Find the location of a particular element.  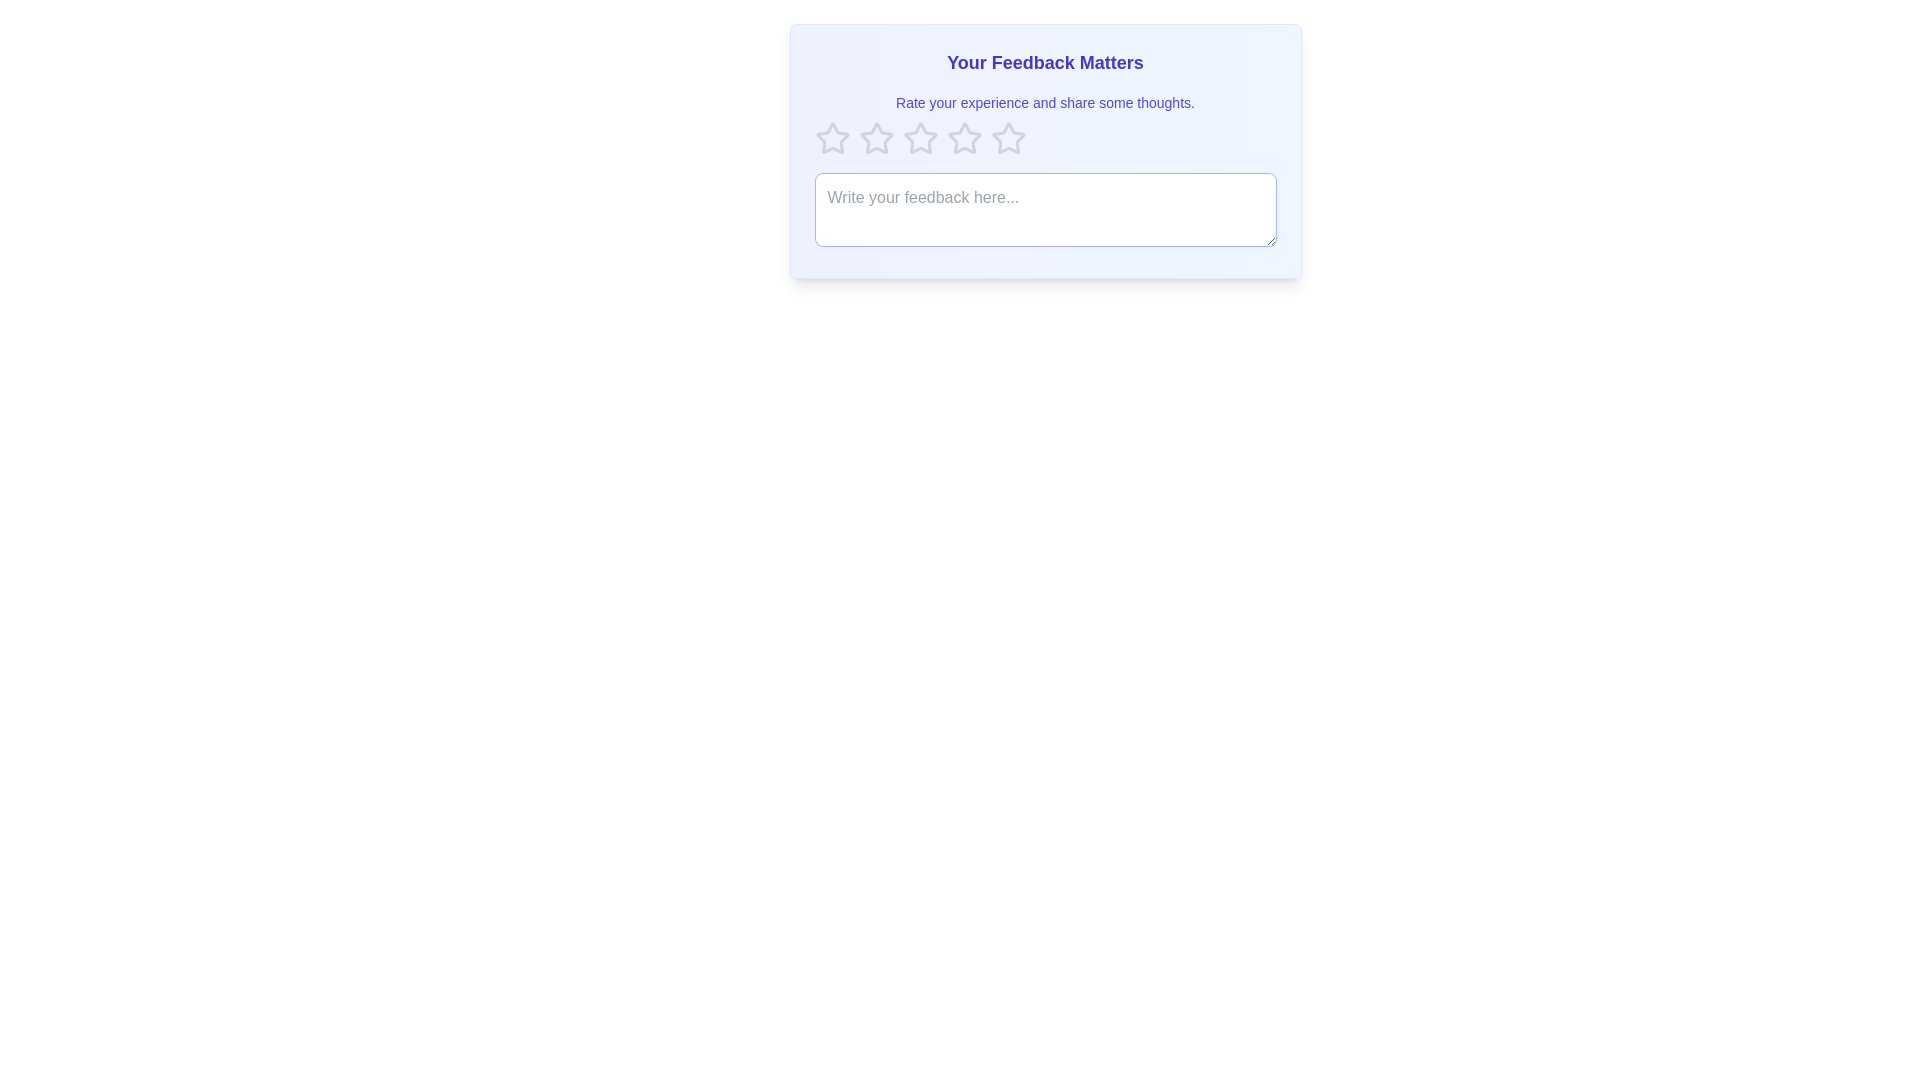

the star corresponding to the desired rating 5 is located at coordinates (1008, 137).